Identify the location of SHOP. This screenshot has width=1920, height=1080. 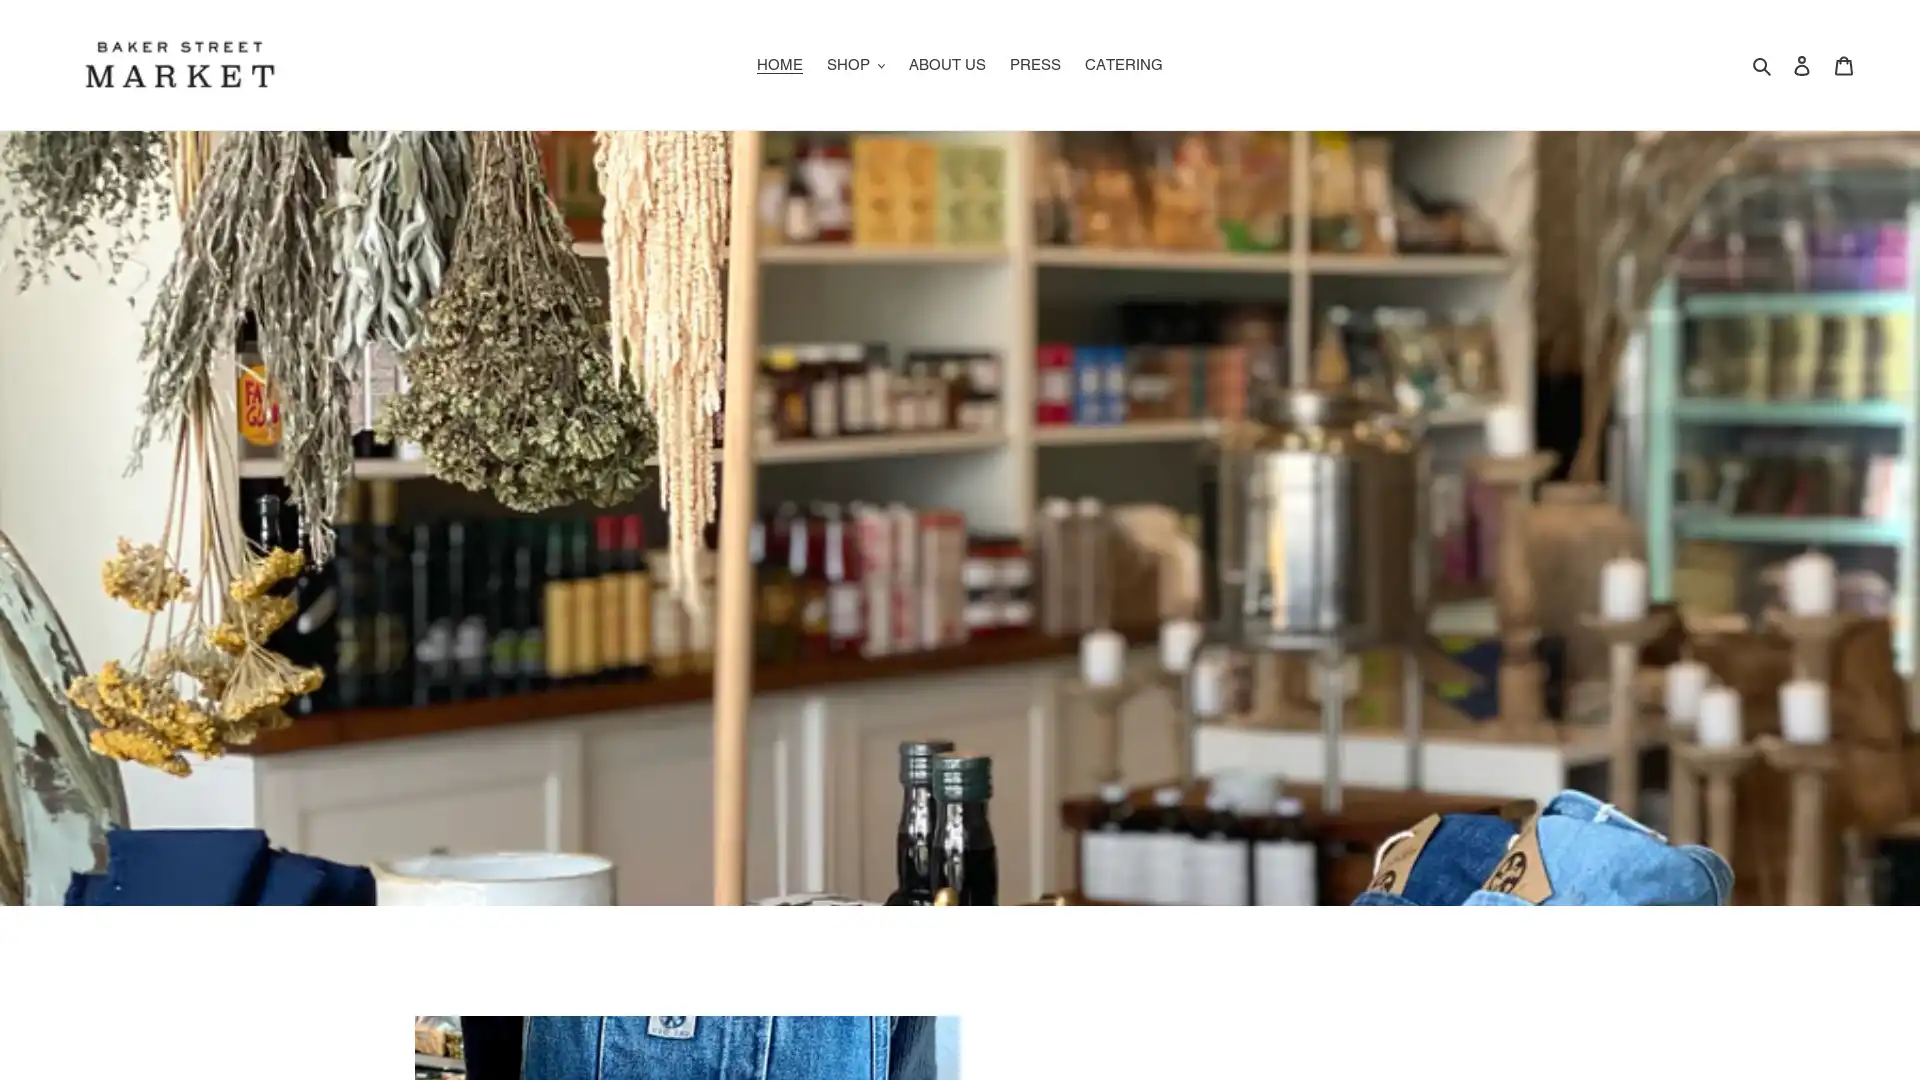
(855, 63).